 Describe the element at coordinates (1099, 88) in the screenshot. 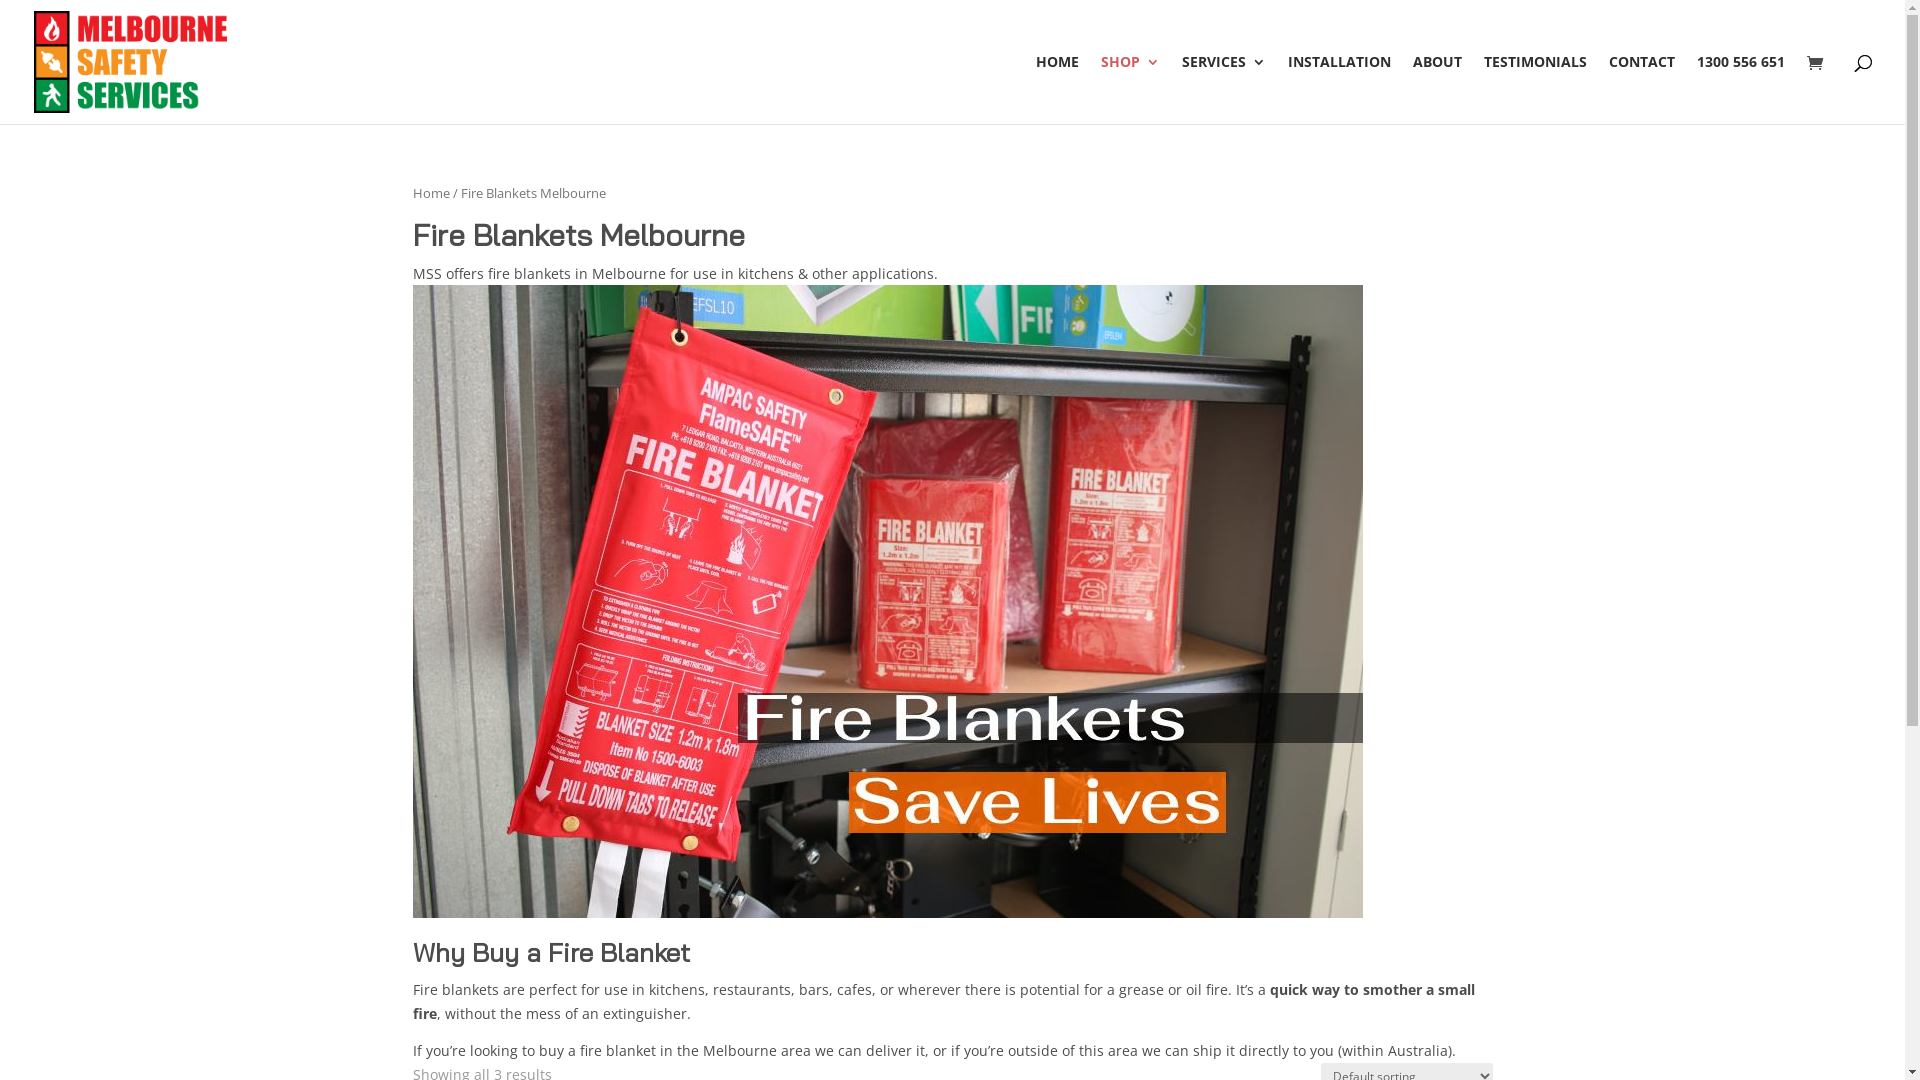

I see `'SHOP'` at that location.